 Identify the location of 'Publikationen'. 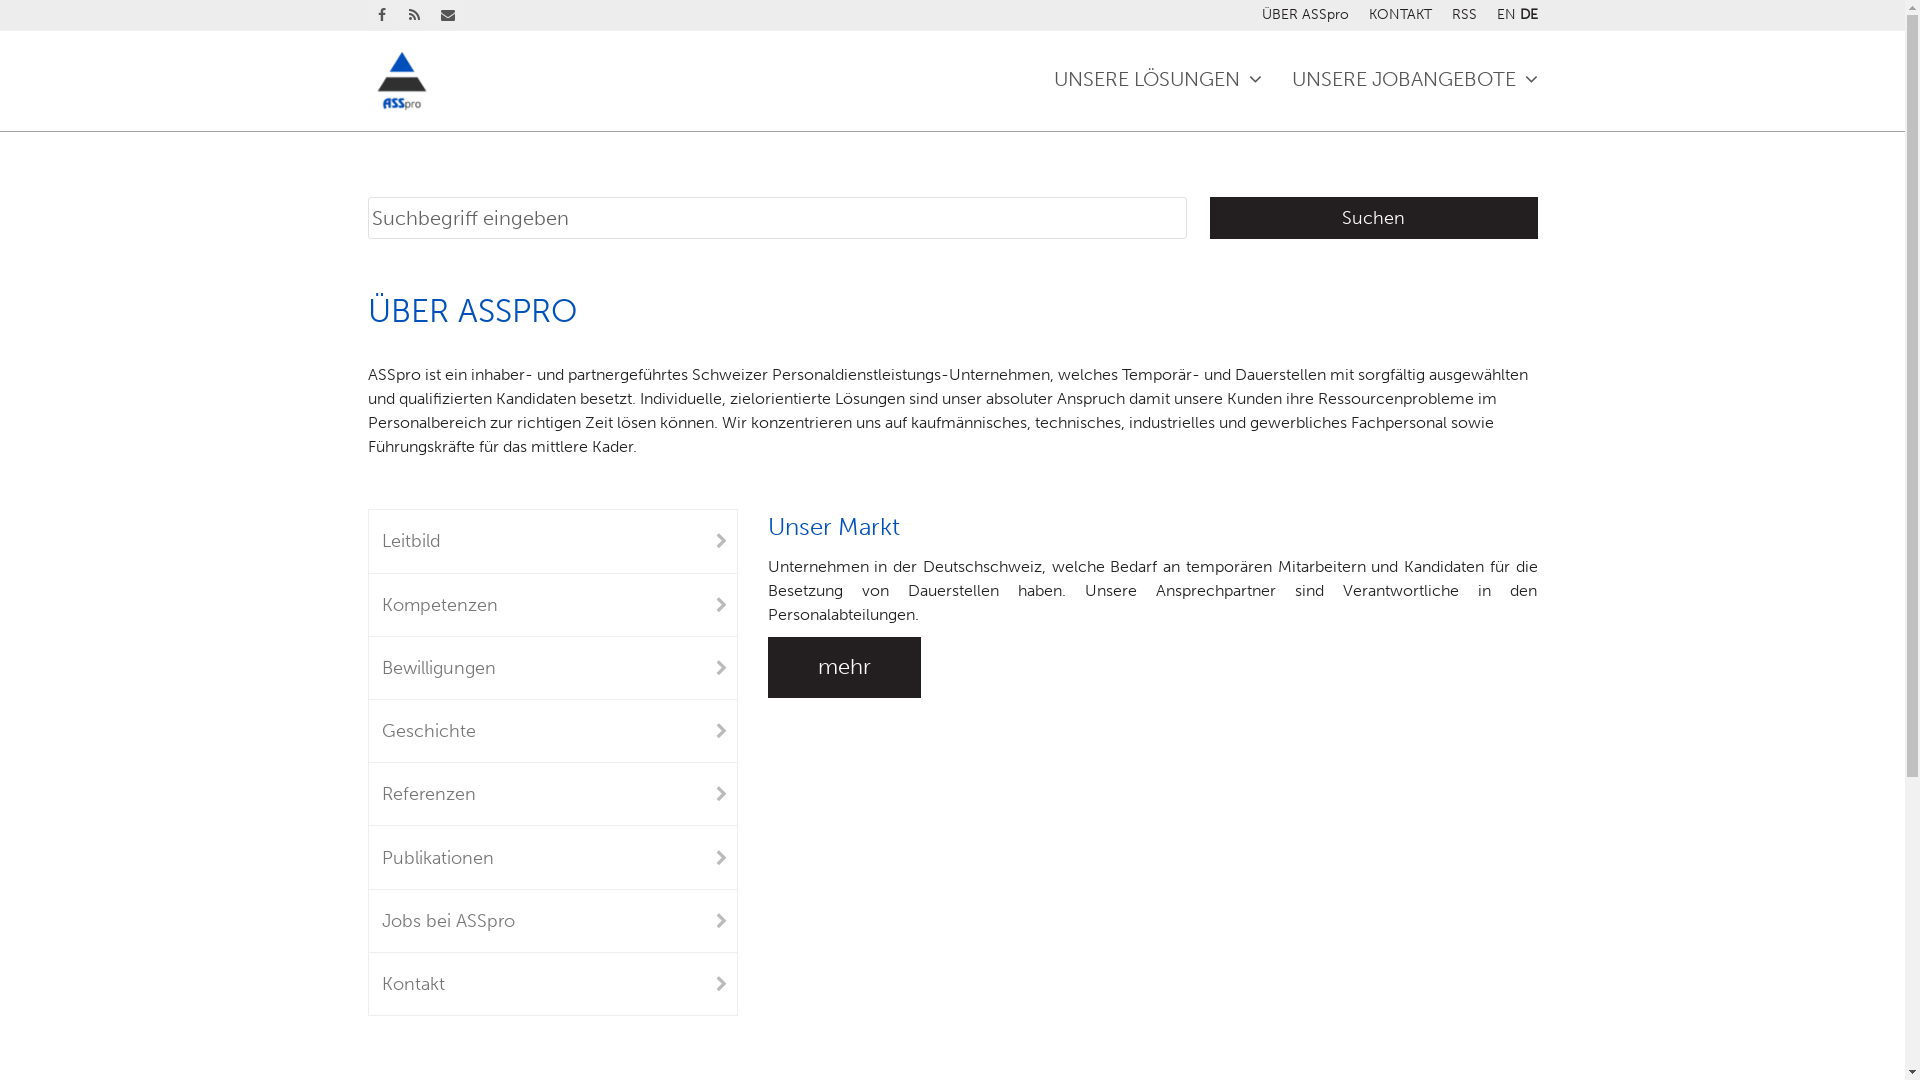
(552, 855).